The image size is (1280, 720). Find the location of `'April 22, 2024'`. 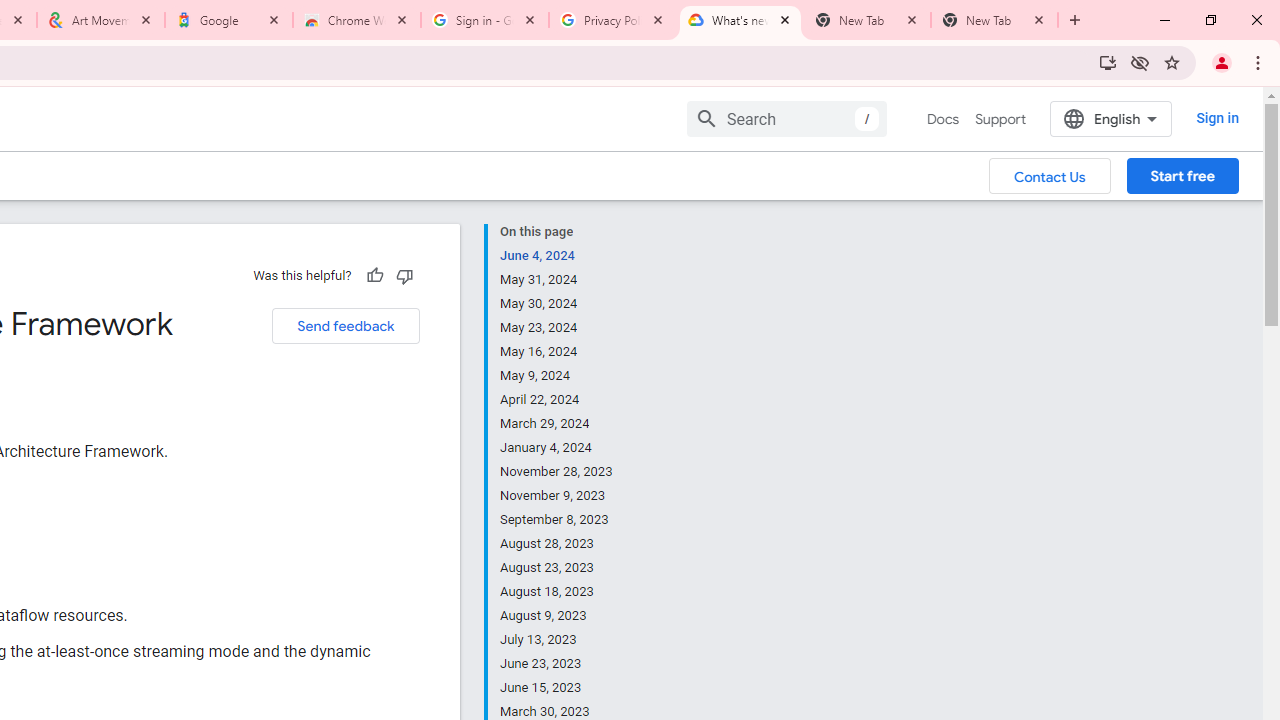

'April 22, 2024' is located at coordinates (557, 399).